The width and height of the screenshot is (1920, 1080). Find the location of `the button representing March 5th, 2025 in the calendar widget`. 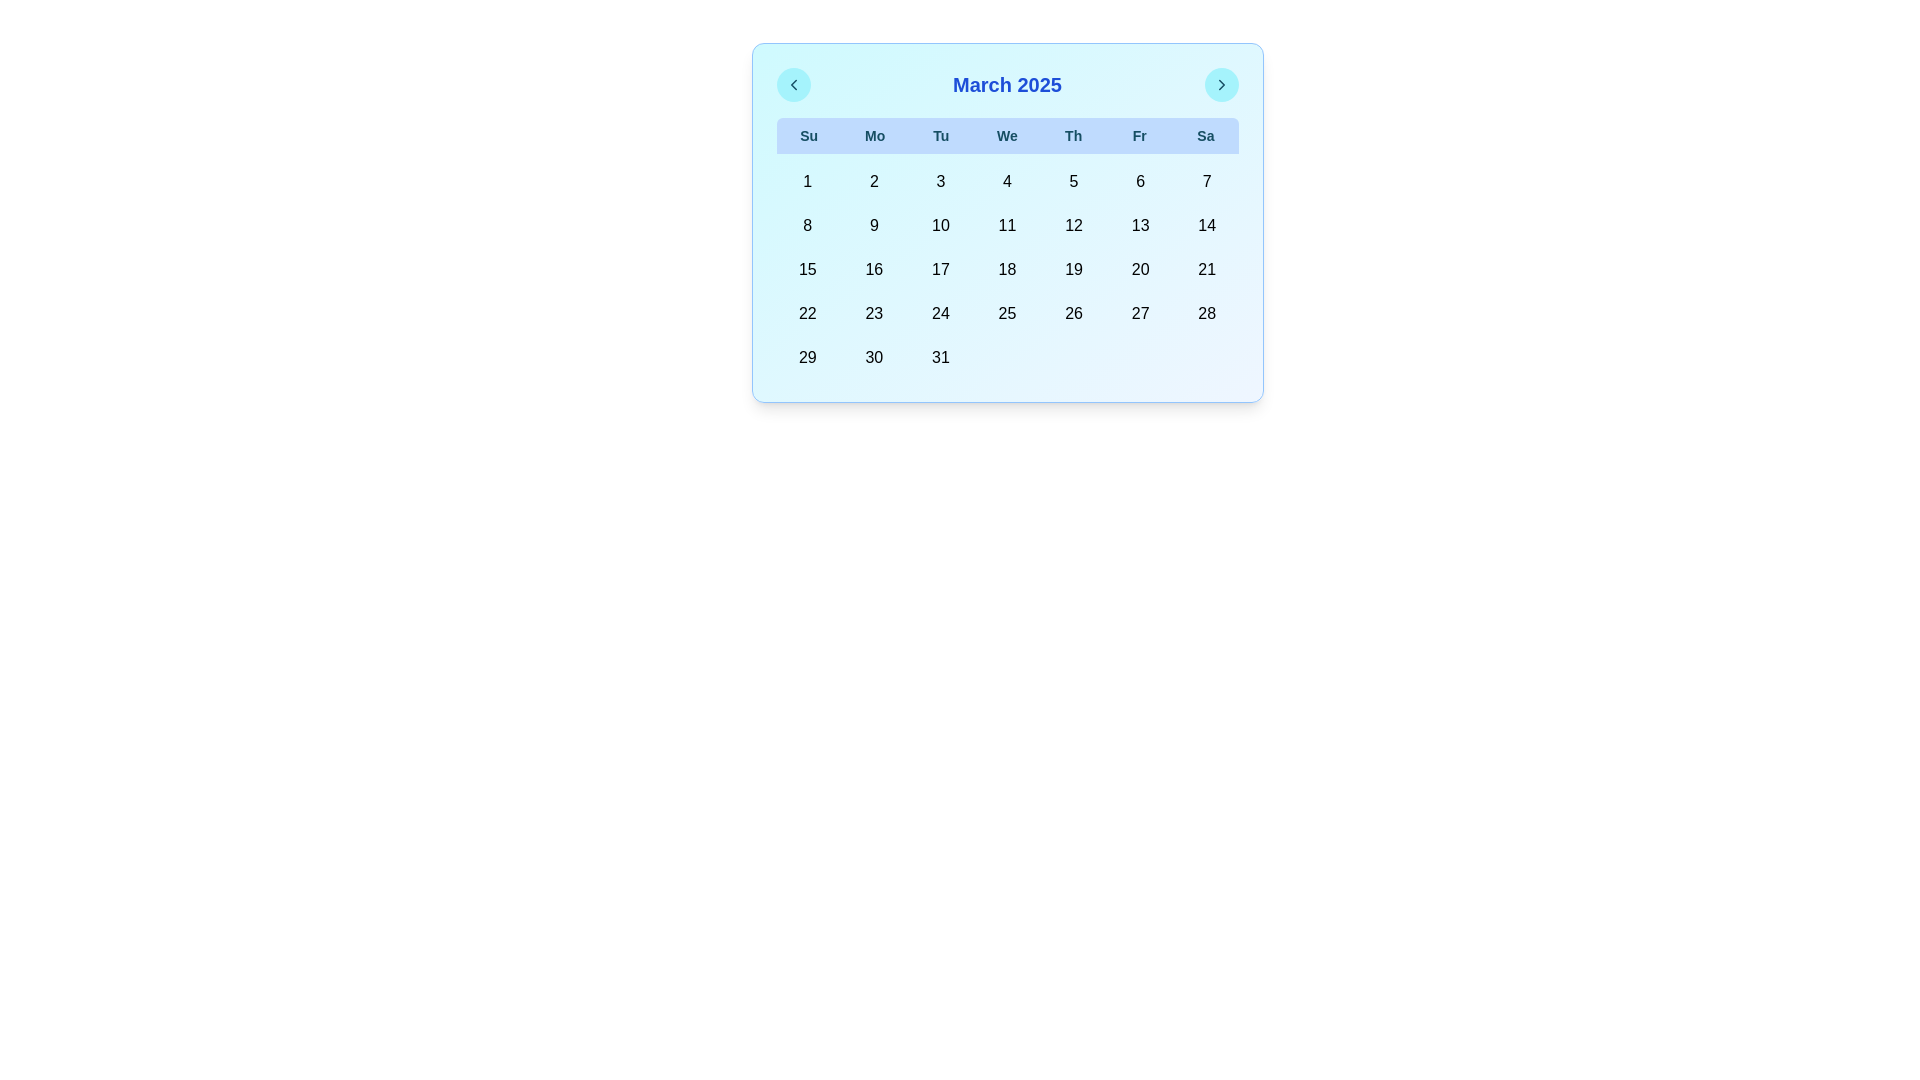

the button representing March 5th, 2025 in the calendar widget is located at coordinates (1073, 181).